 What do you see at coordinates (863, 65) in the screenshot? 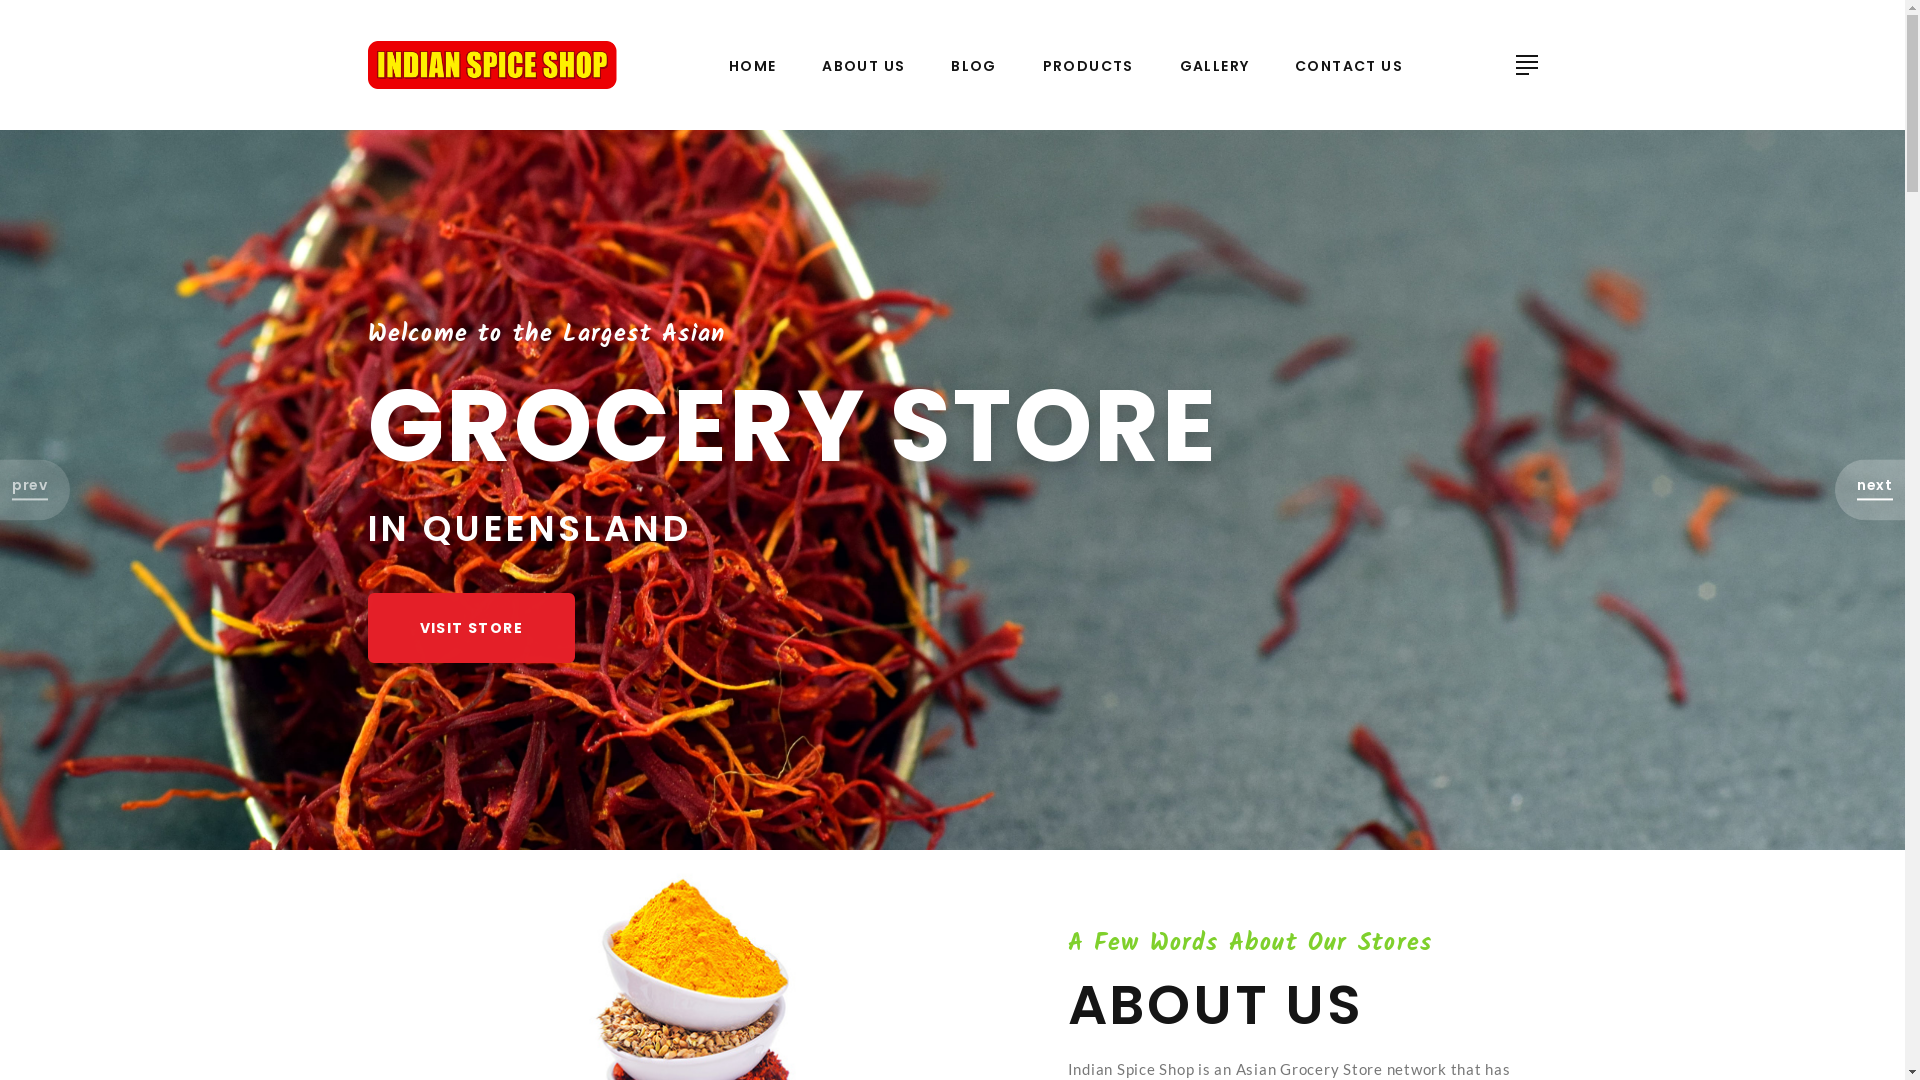
I see `'ABOUT US'` at bounding box center [863, 65].